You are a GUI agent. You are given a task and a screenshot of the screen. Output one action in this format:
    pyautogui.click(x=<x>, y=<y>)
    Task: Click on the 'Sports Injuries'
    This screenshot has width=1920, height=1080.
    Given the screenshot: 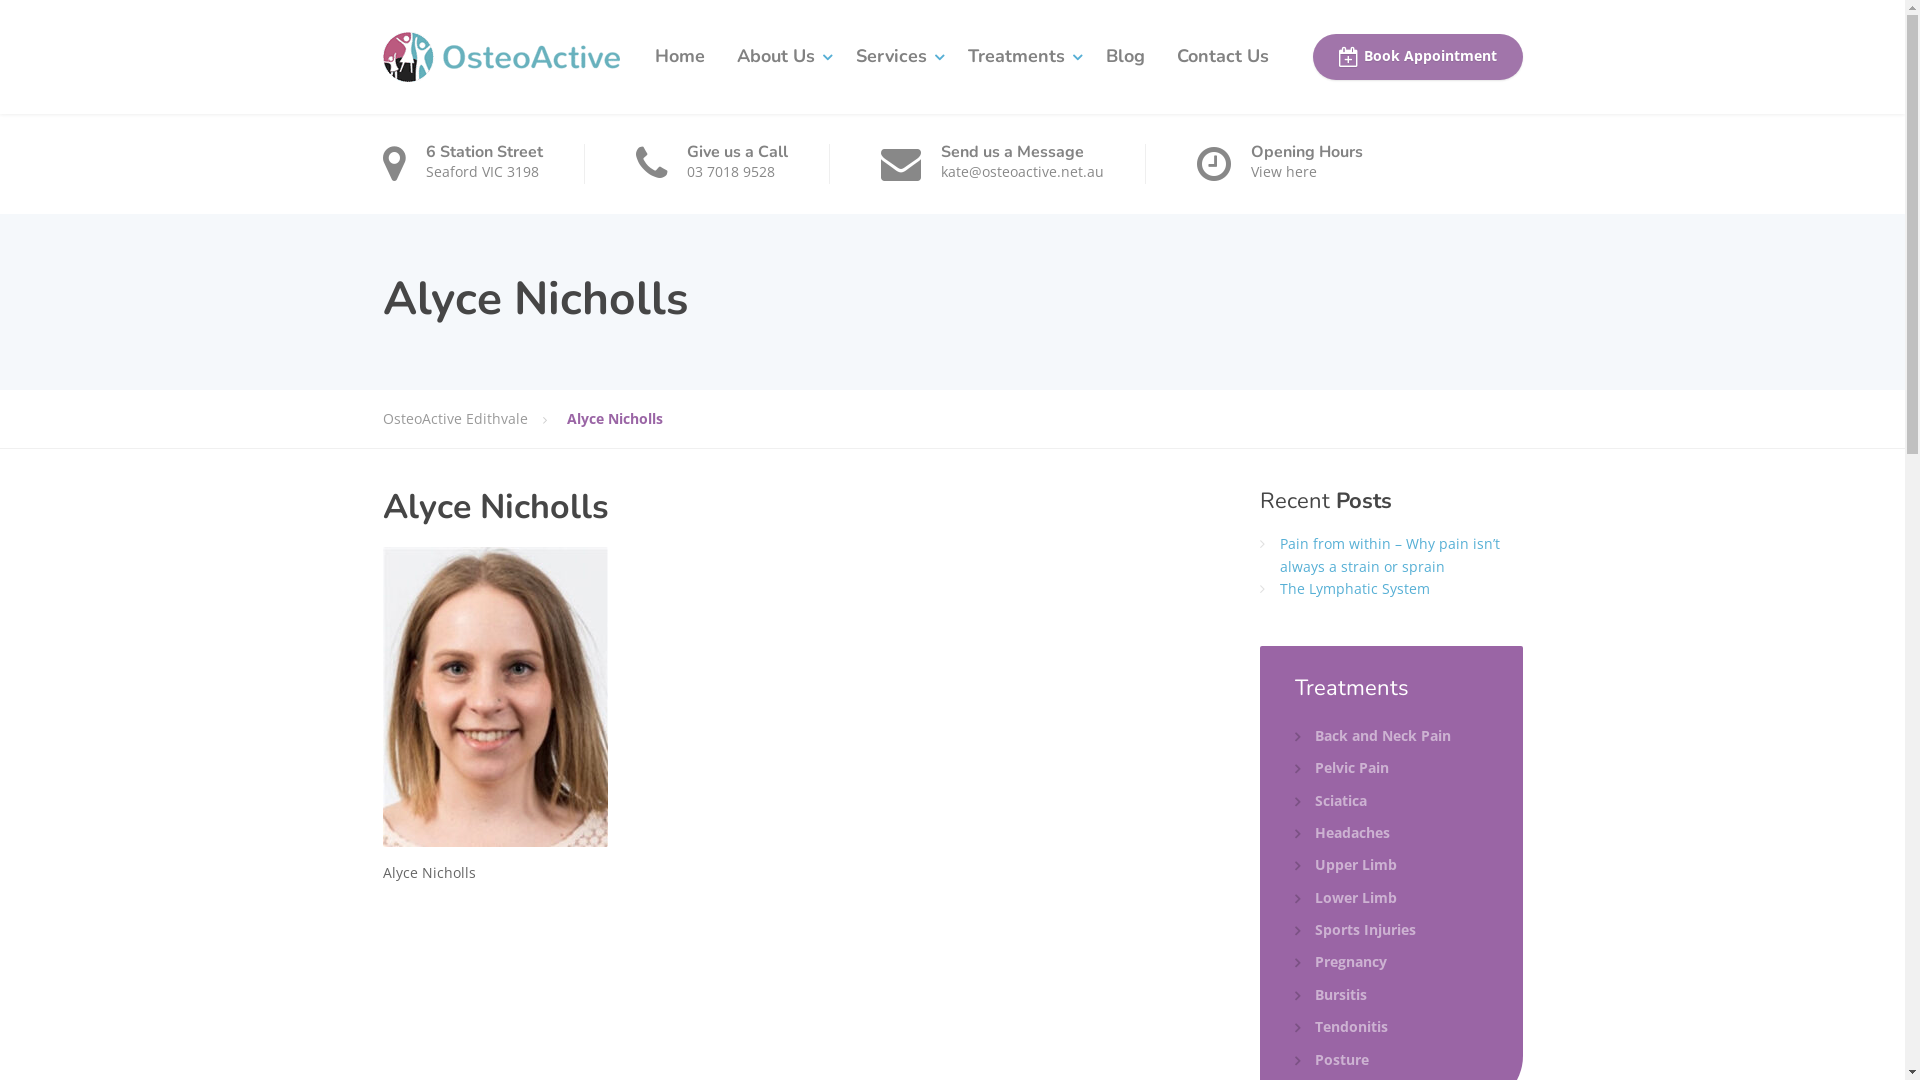 What is the action you would take?
    pyautogui.click(x=1355, y=929)
    